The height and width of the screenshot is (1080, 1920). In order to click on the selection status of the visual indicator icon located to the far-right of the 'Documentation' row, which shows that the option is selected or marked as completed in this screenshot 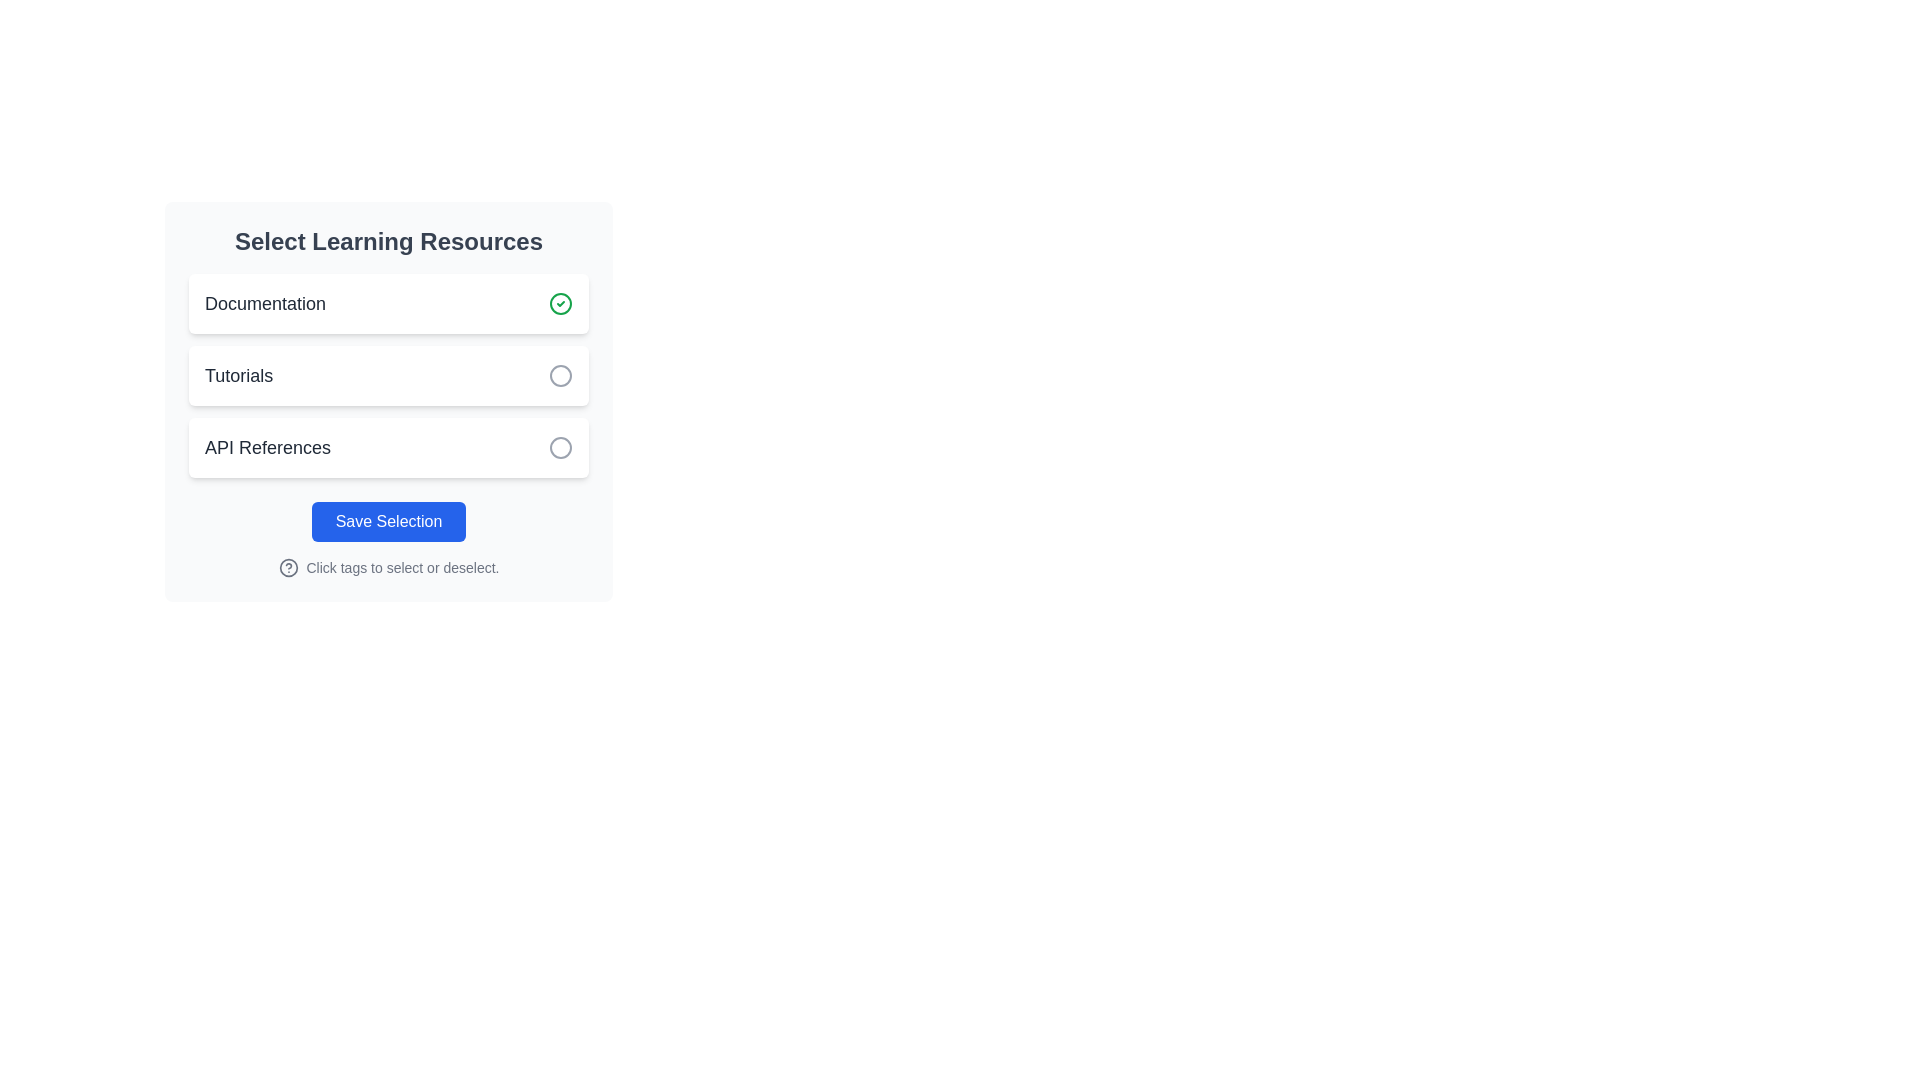, I will do `click(560, 304)`.